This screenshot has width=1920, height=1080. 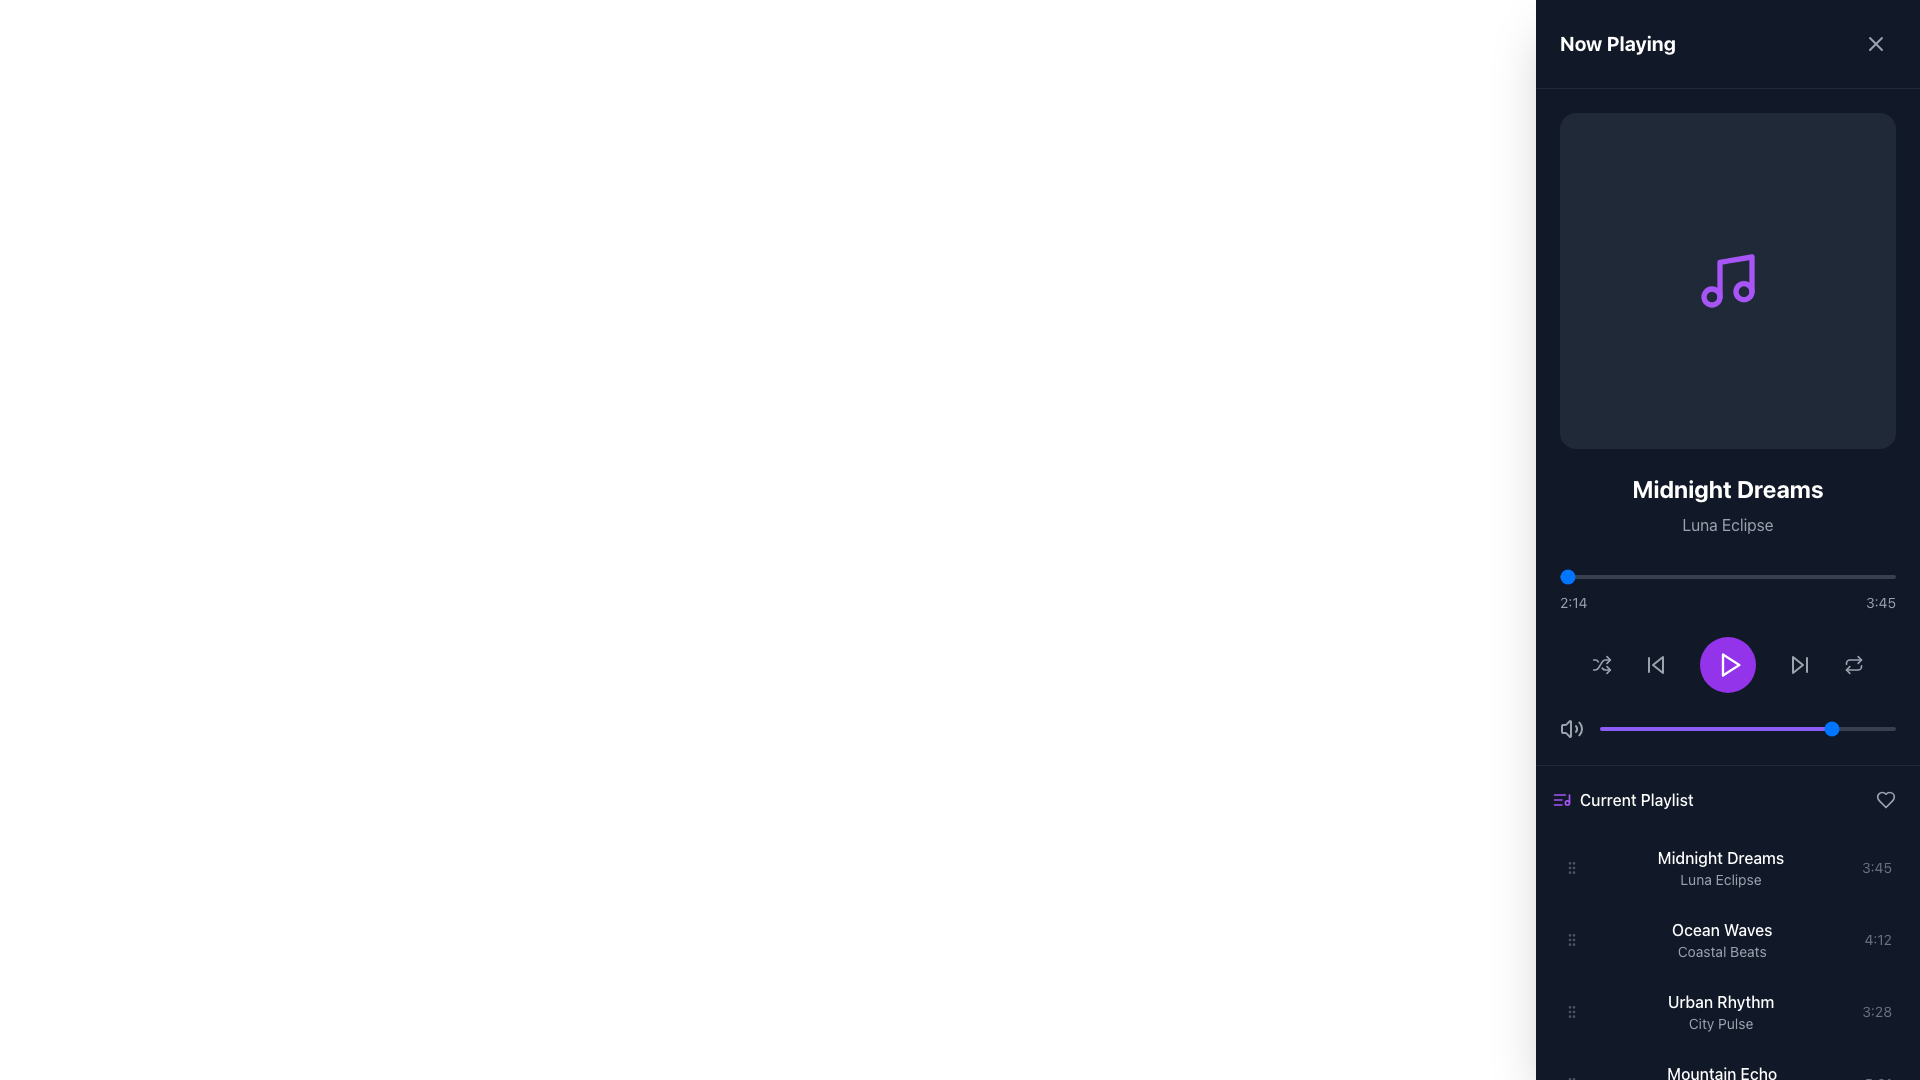 What do you see at coordinates (1727, 940) in the screenshot?
I see `the list item displaying the song title 'Ocean Waves' with subtitle 'Coastal Beats'` at bounding box center [1727, 940].